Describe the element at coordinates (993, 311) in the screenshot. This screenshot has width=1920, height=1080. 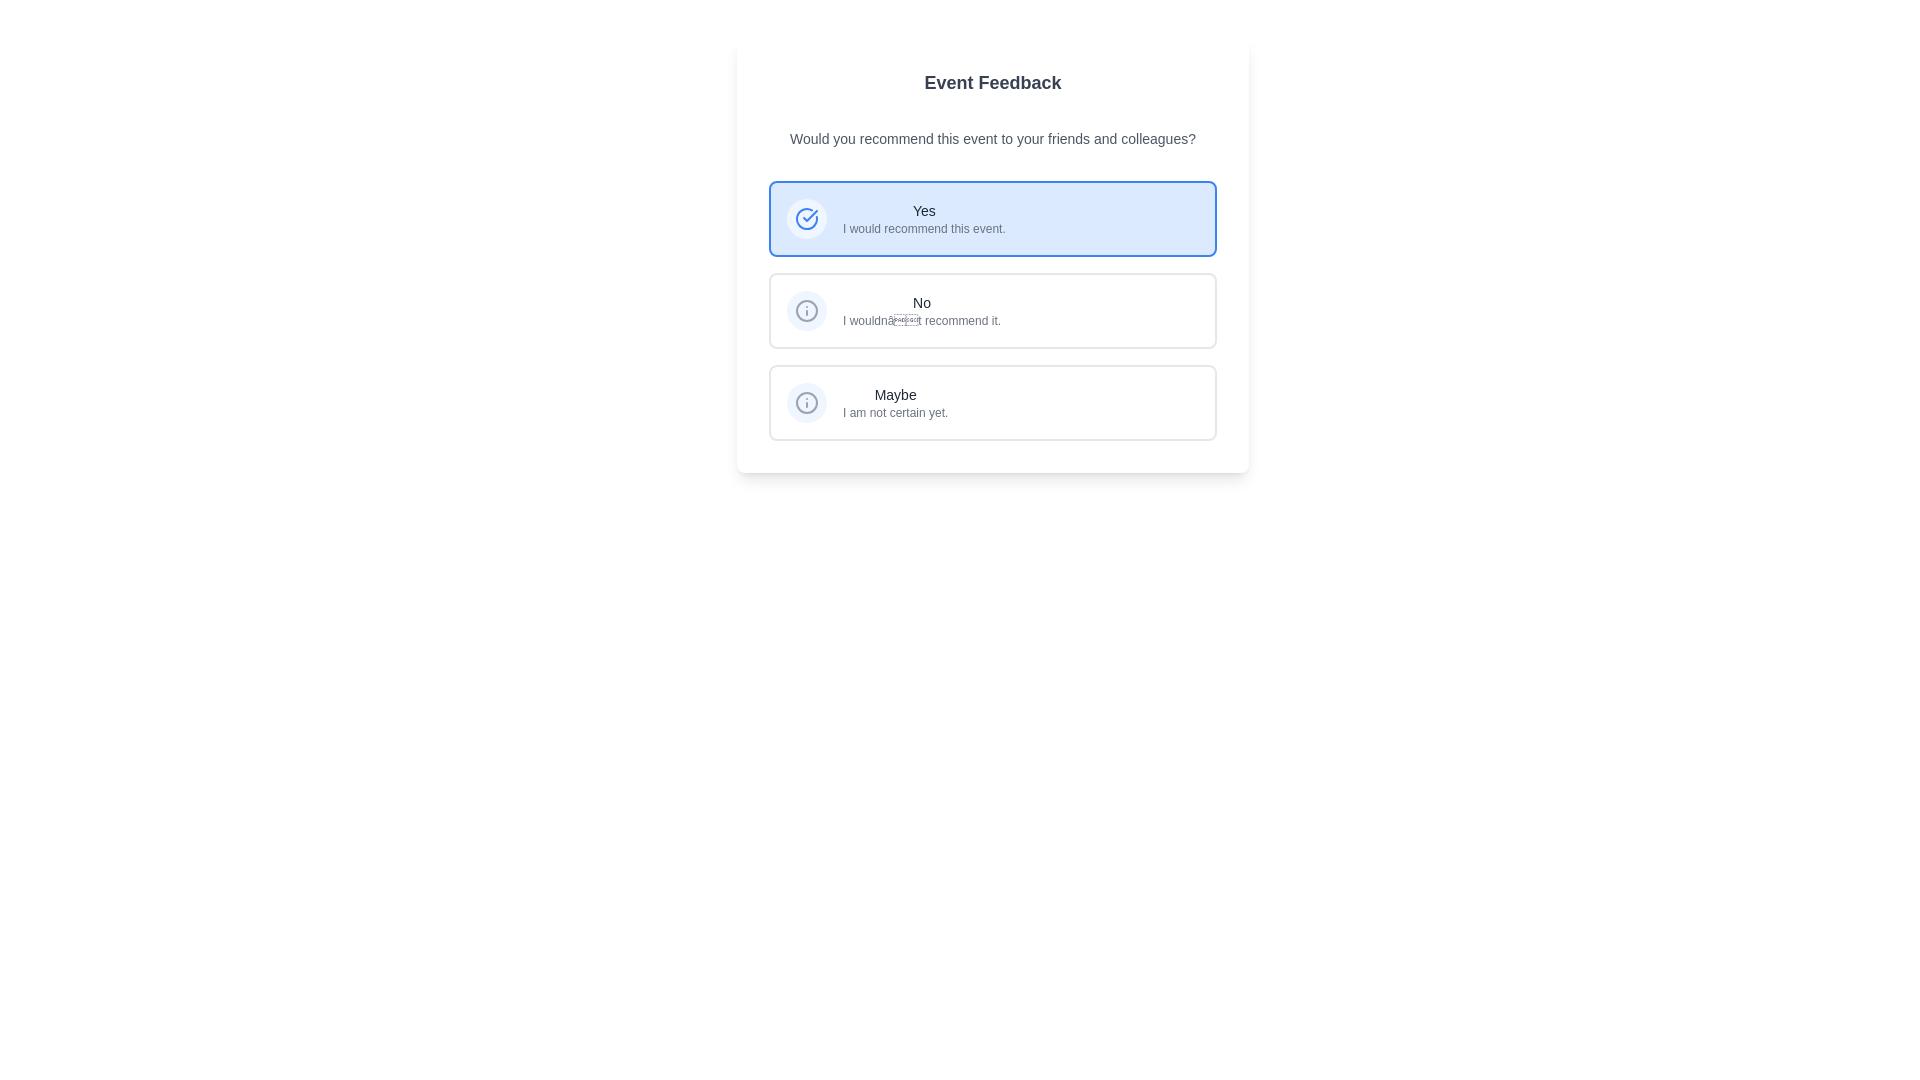
I see `descriptive text of the radio button option labeled 'No - I wouldn’t recommend this', which is the middle option in the feedback form` at that location.